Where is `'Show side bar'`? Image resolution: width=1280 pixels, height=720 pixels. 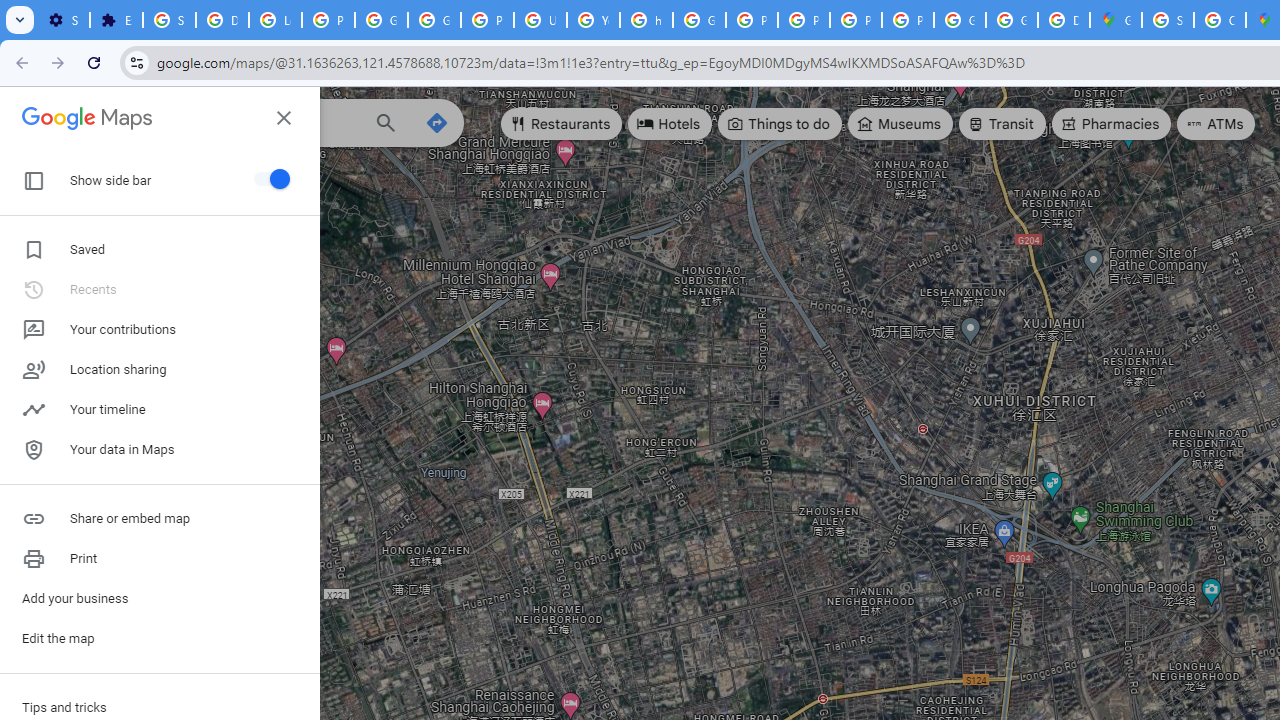
'Show side bar' is located at coordinates (268, 177).